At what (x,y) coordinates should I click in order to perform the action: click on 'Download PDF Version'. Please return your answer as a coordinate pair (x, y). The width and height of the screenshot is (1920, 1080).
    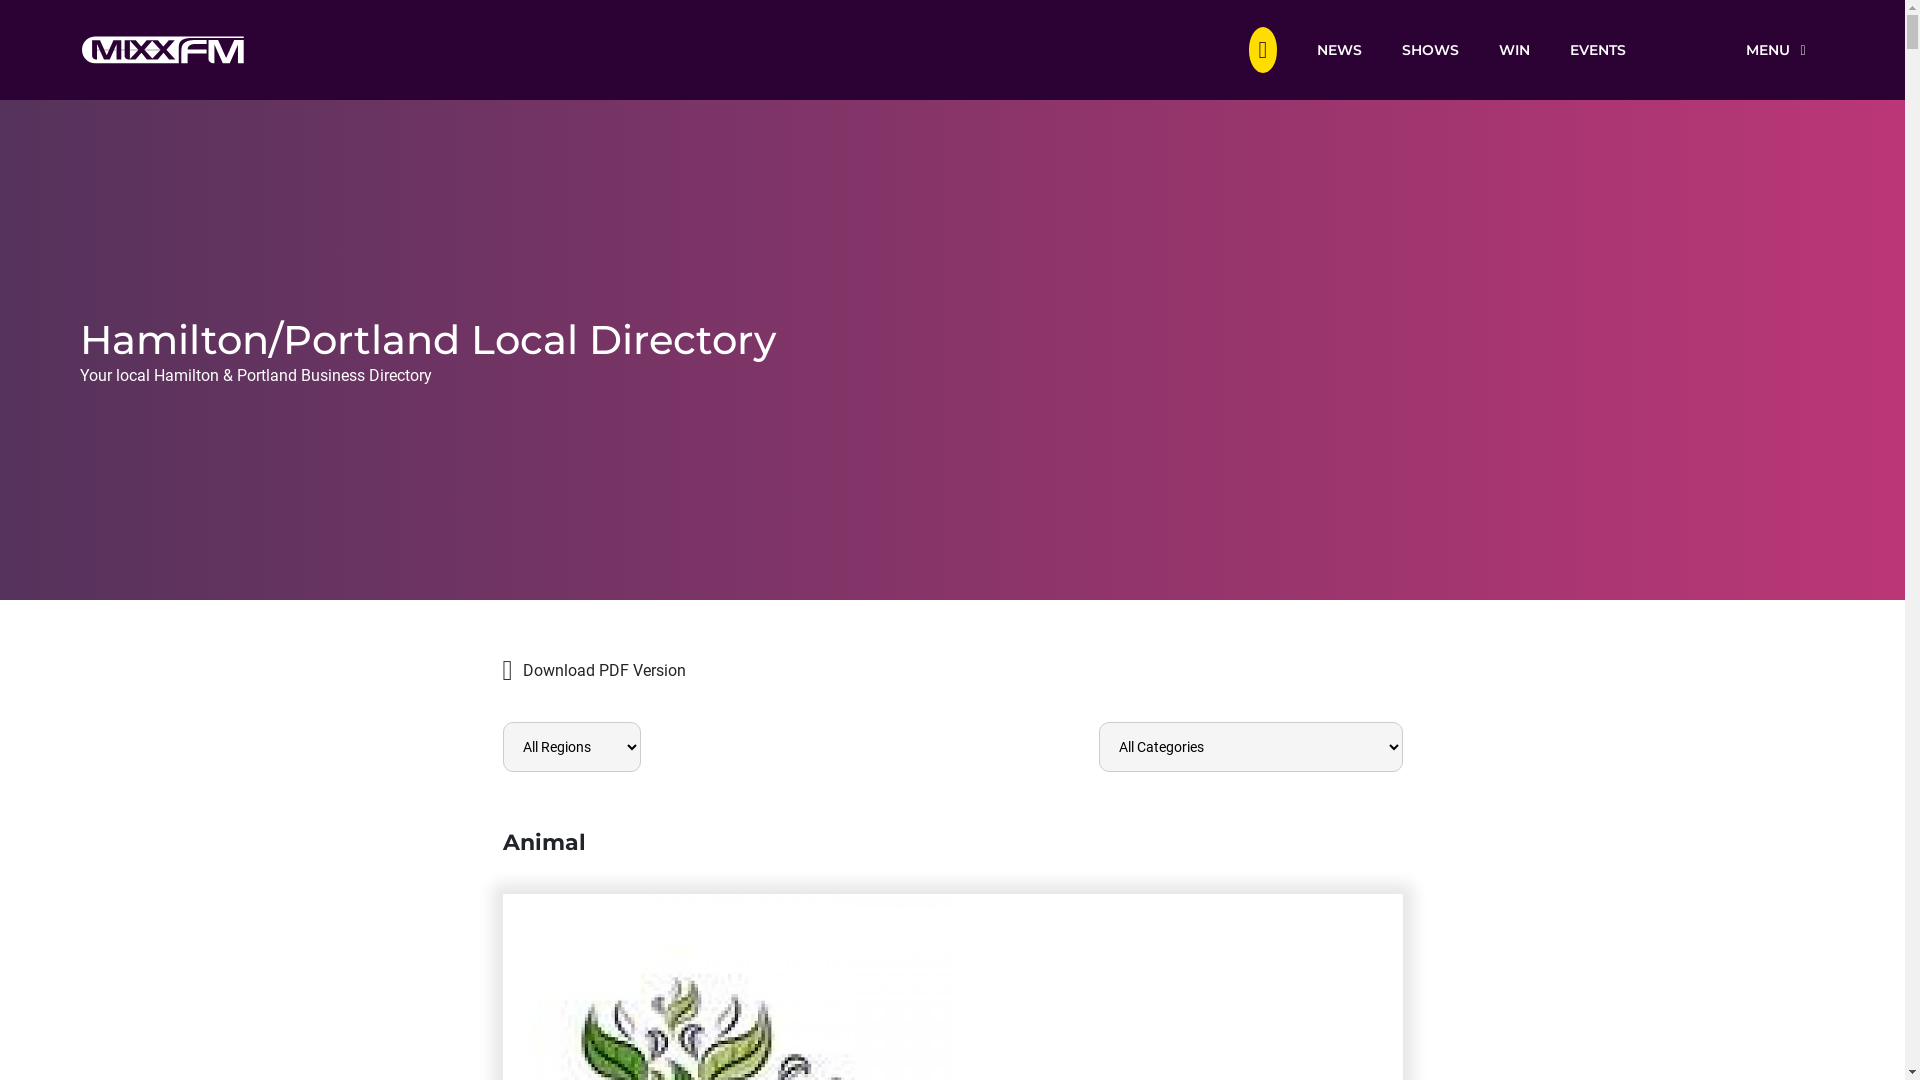
    Looking at the image, I should click on (950, 671).